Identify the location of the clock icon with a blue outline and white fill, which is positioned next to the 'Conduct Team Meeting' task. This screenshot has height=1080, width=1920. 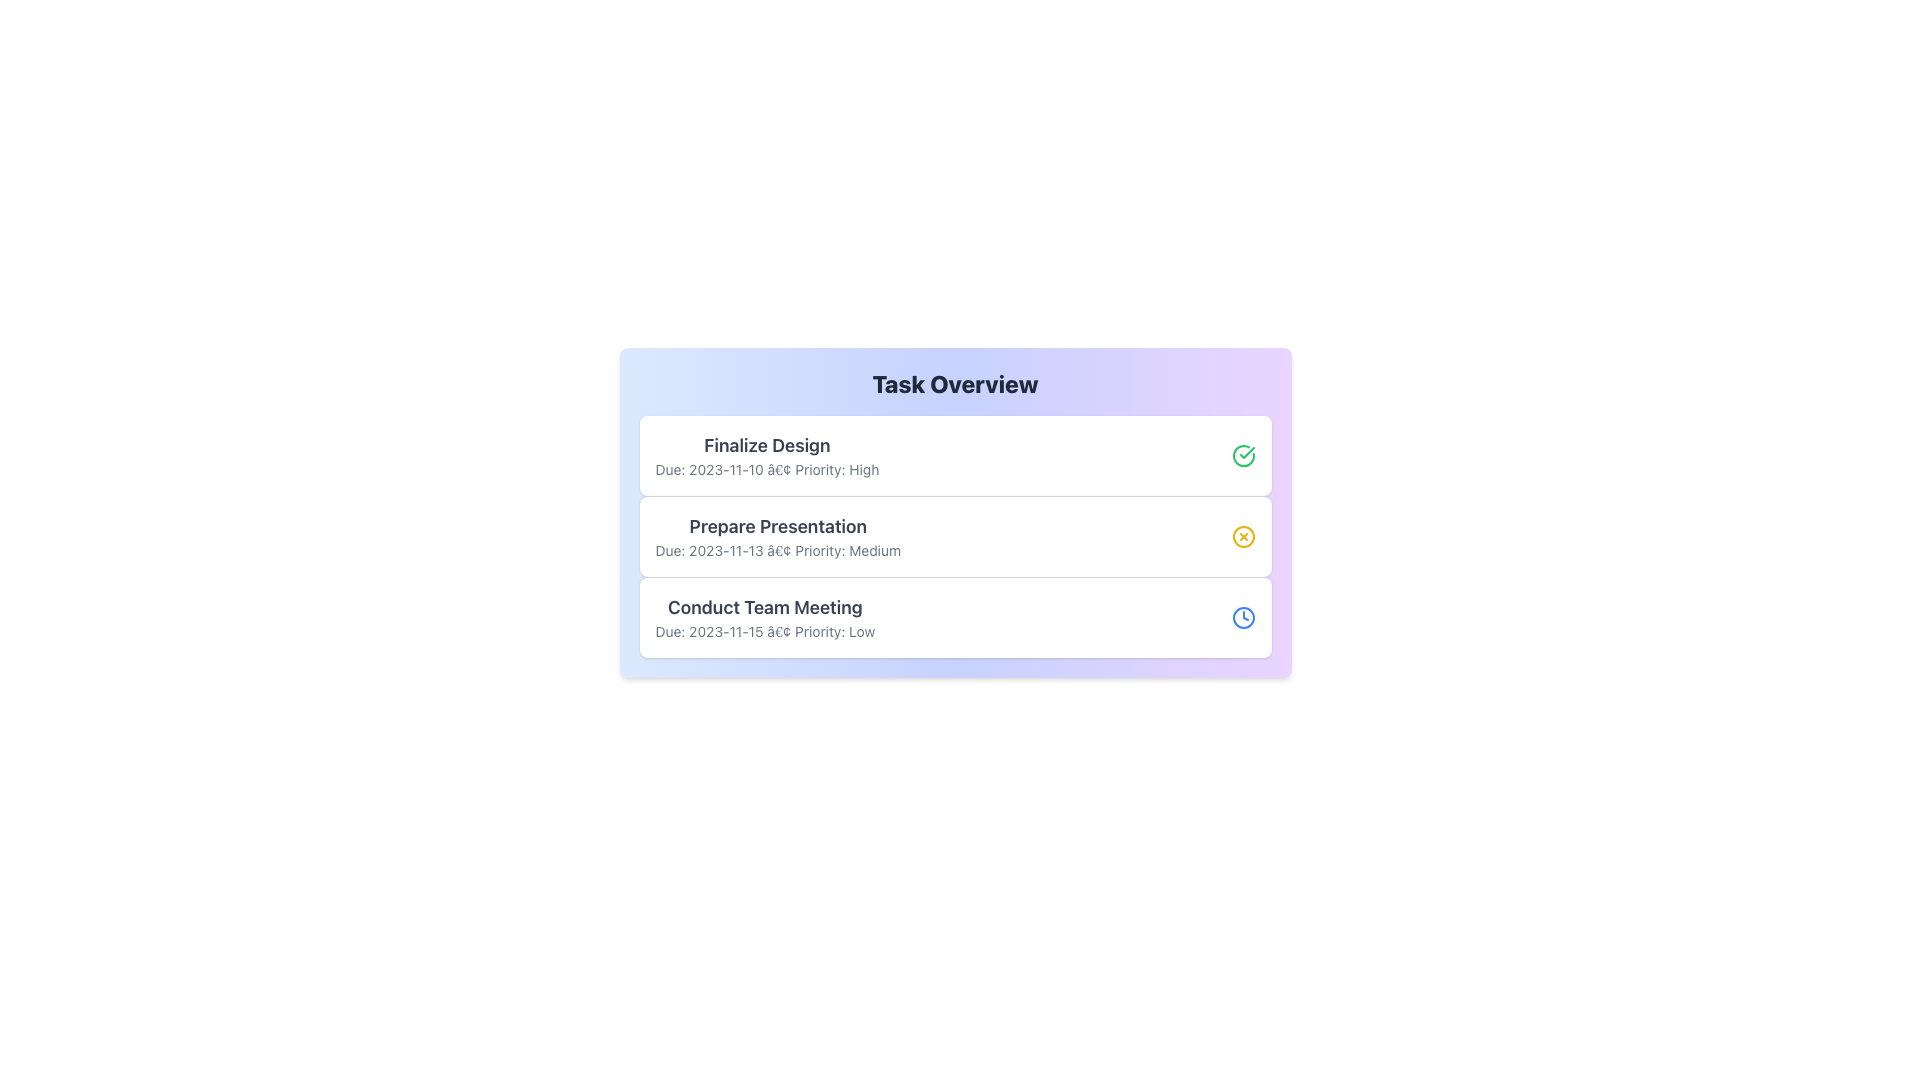
(1242, 616).